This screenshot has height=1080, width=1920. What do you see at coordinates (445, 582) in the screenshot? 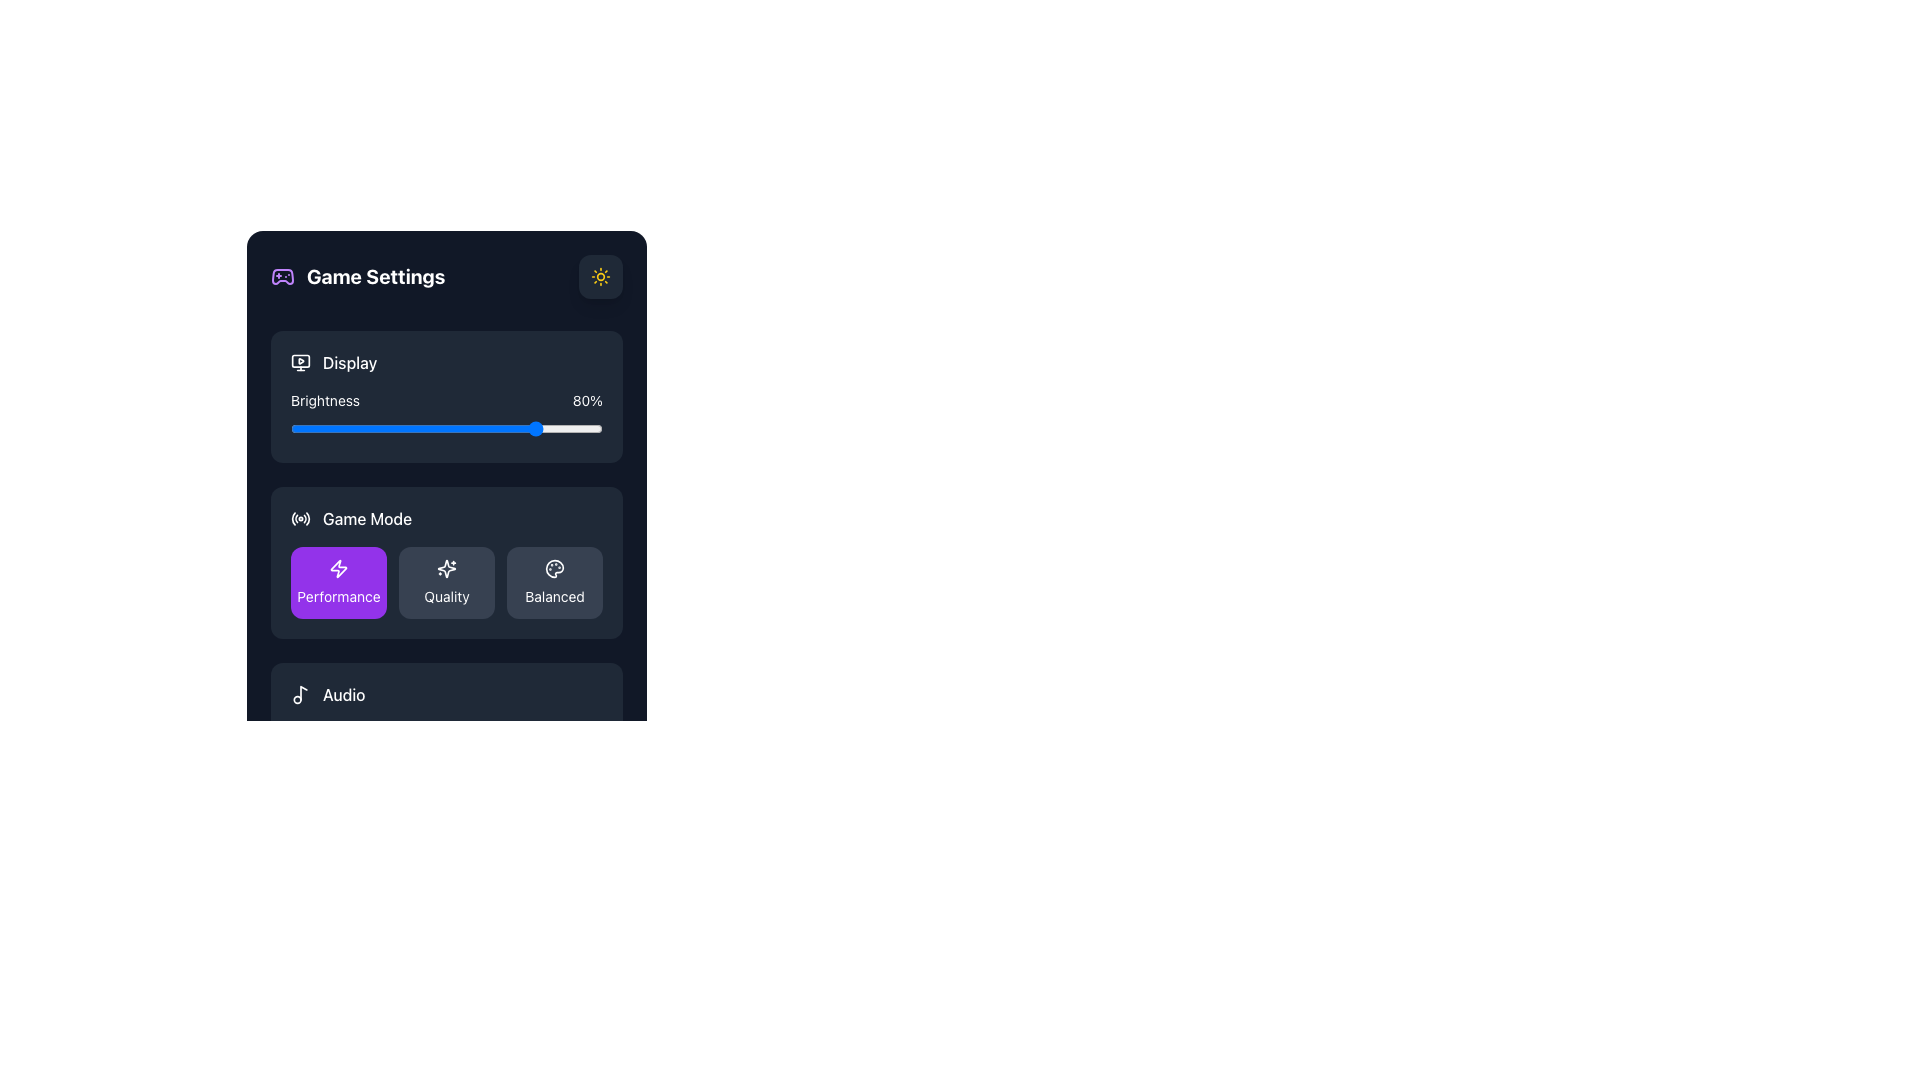
I see `the icons within the options of the radio button group labeled 'Game Mode' in the 'Game Settings' interface by clicking on the center of the group of selector buttons` at bounding box center [445, 582].